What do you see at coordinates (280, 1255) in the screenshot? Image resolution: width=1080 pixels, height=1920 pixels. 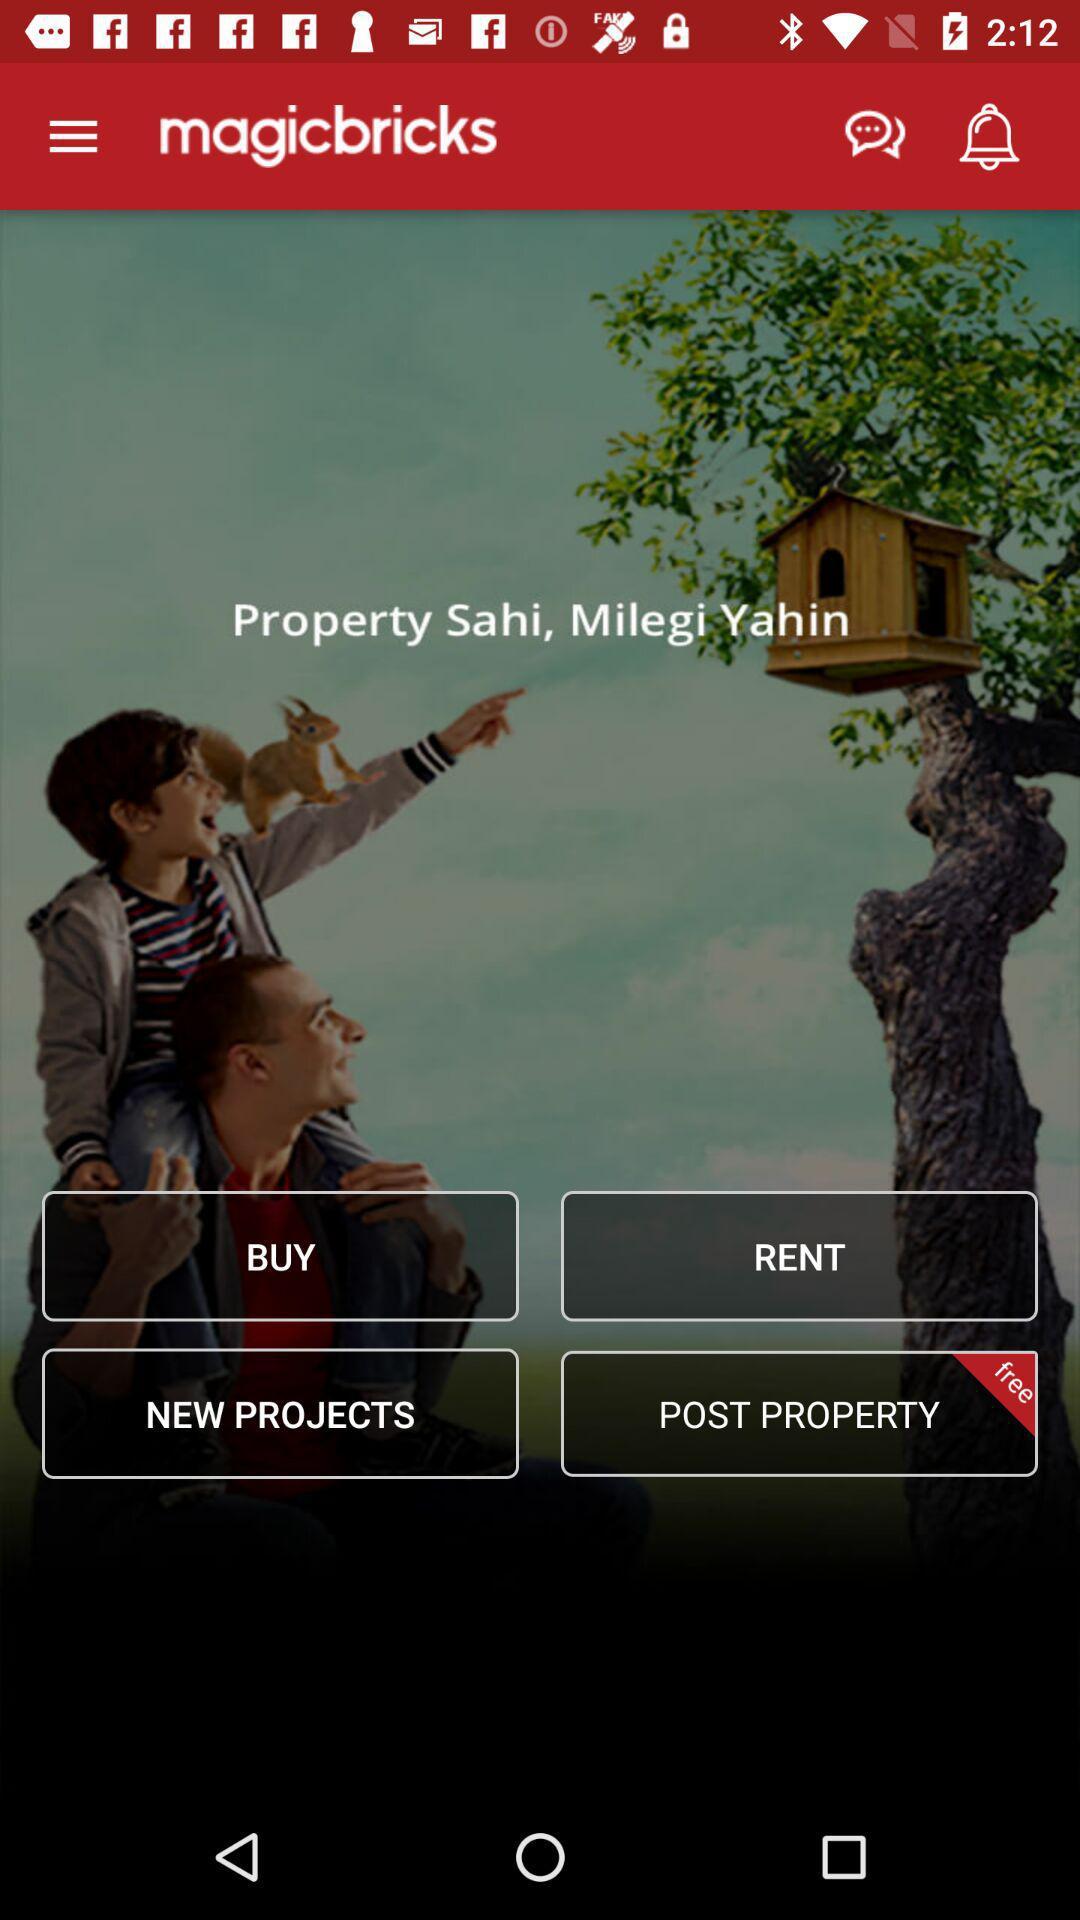 I see `the buy item` at bounding box center [280, 1255].